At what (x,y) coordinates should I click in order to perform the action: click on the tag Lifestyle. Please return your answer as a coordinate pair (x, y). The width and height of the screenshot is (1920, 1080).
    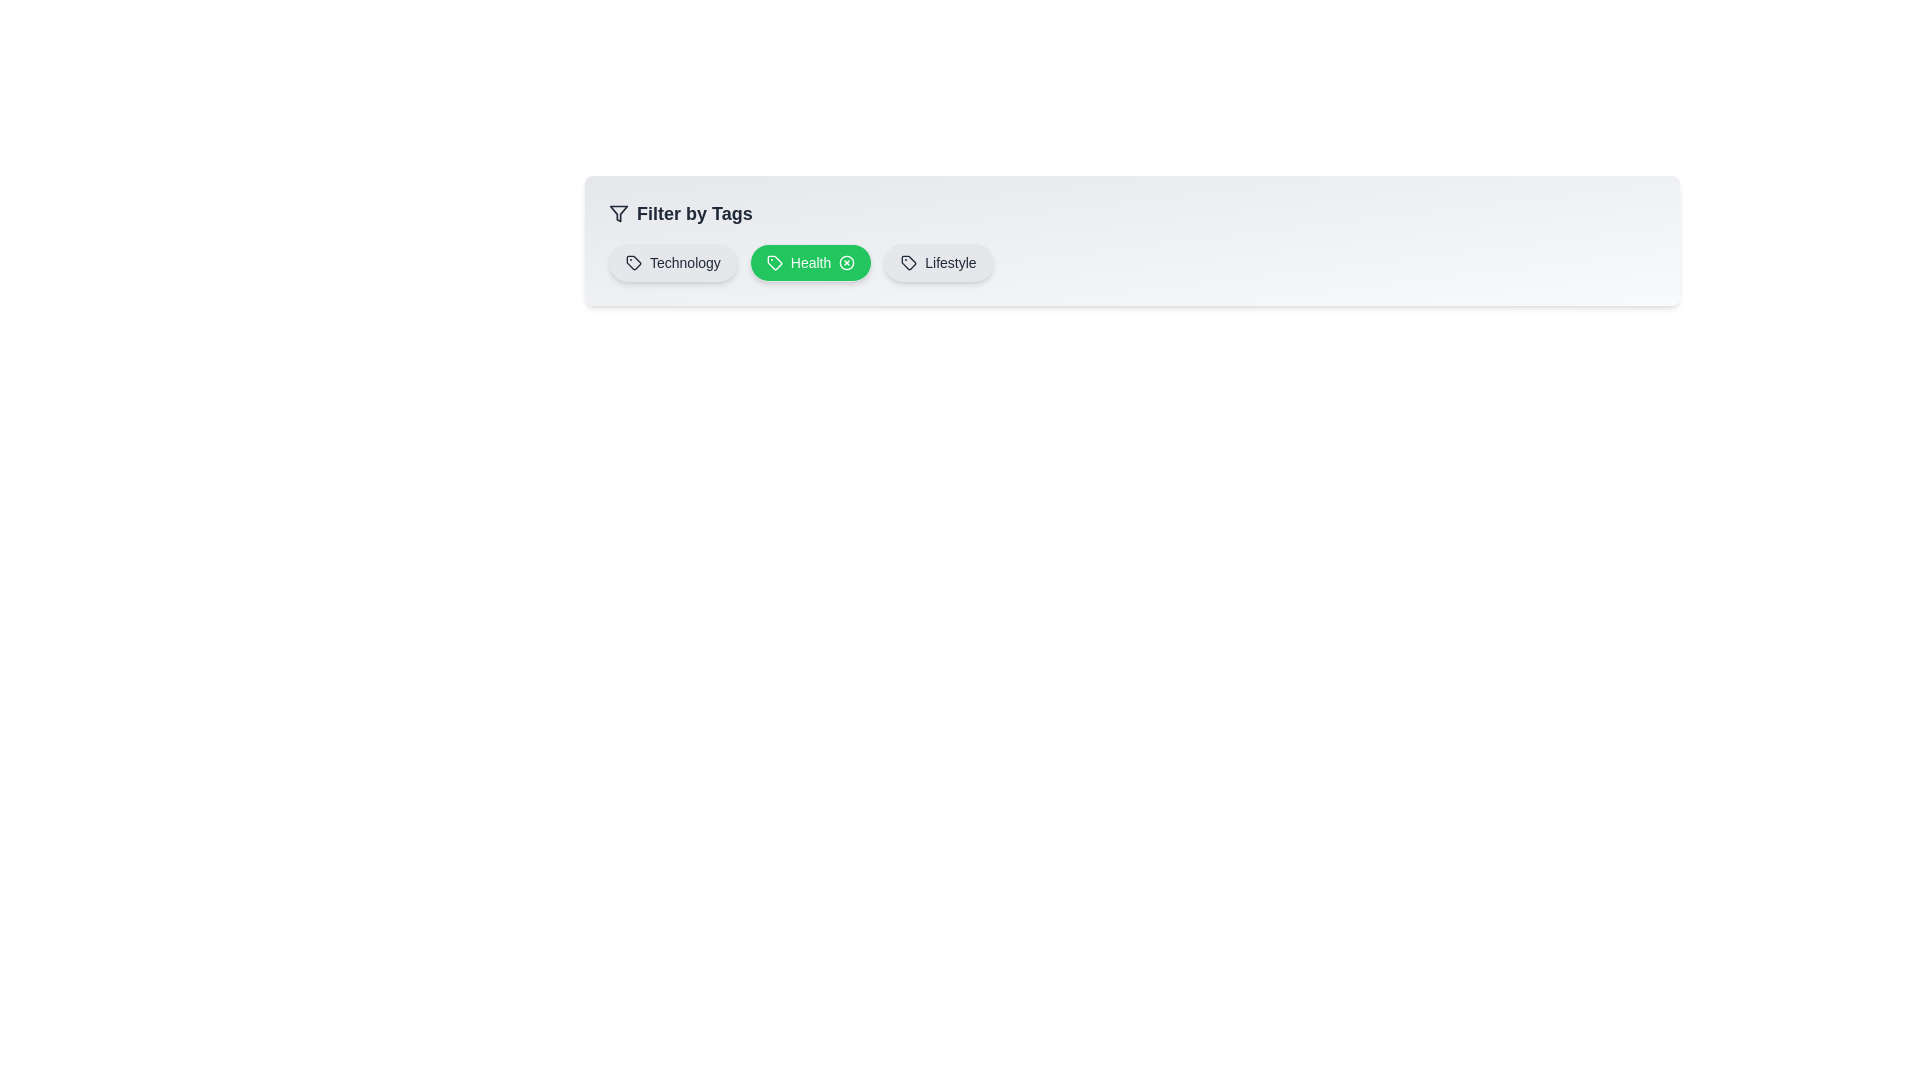
    Looking at the image, I should click on (936, 261).